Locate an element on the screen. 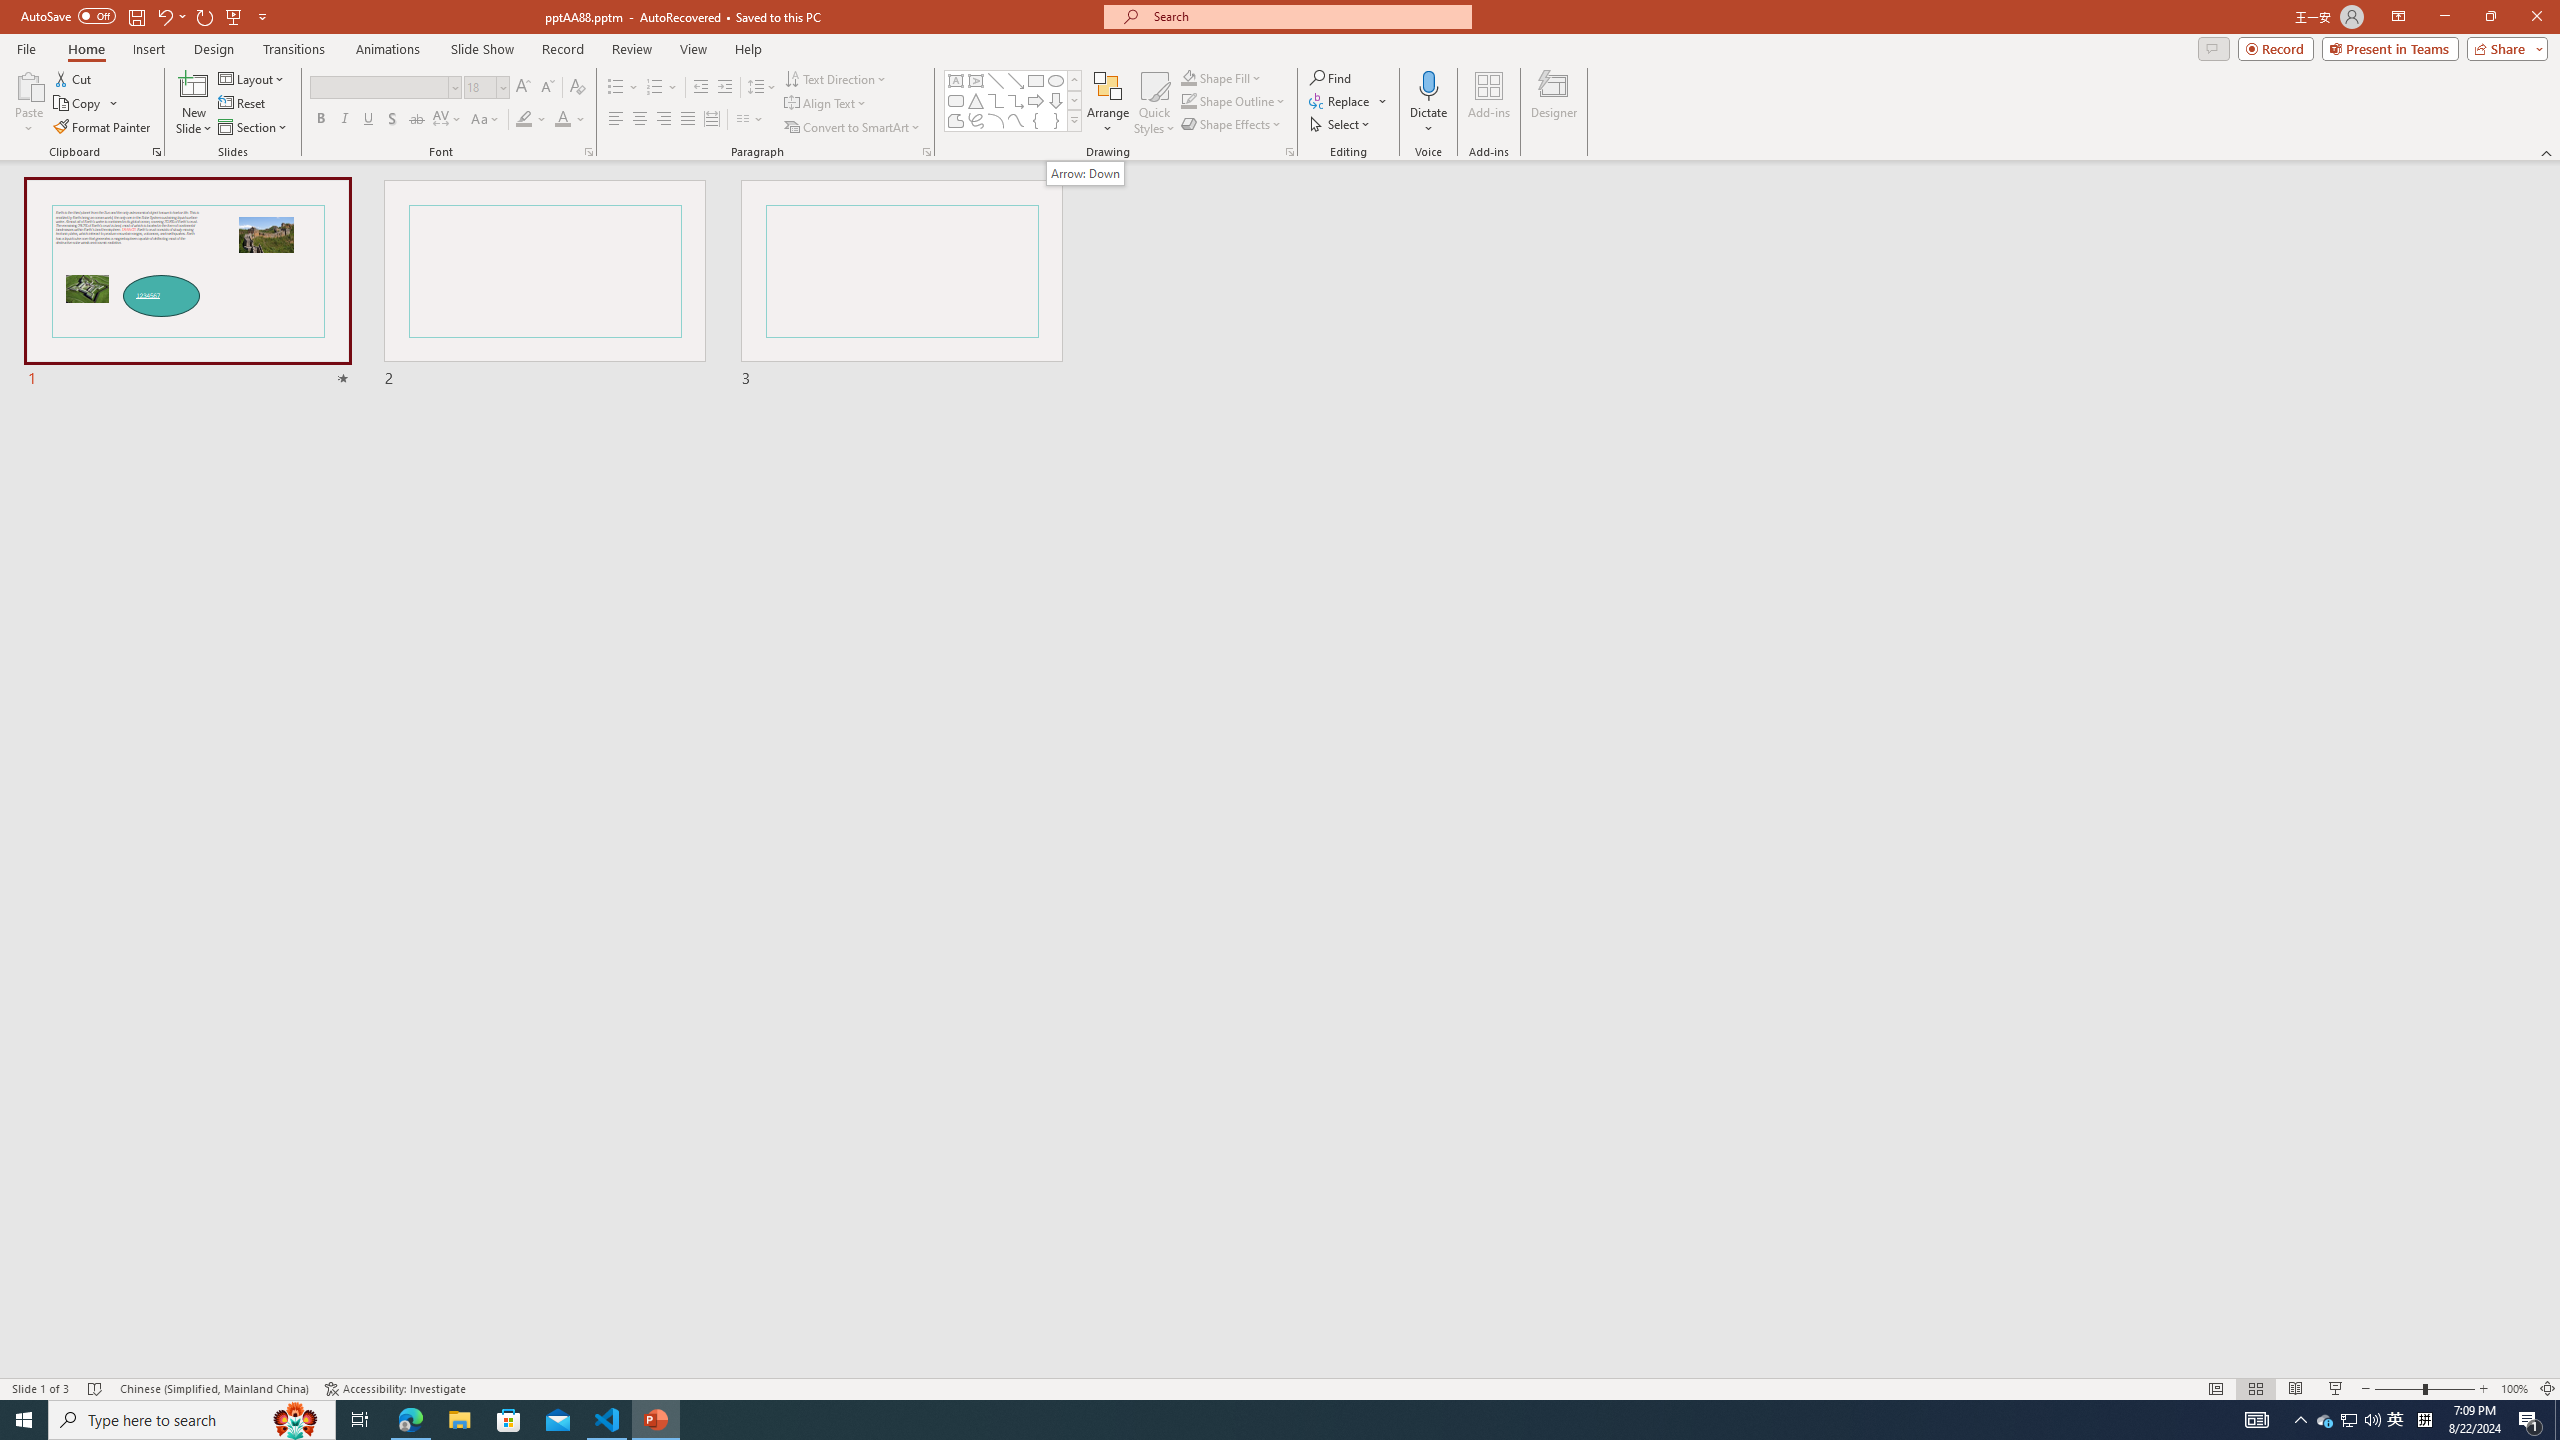 The image size is (2560, 1440). 'Line Spacing' is located at coordinates (762, 87).